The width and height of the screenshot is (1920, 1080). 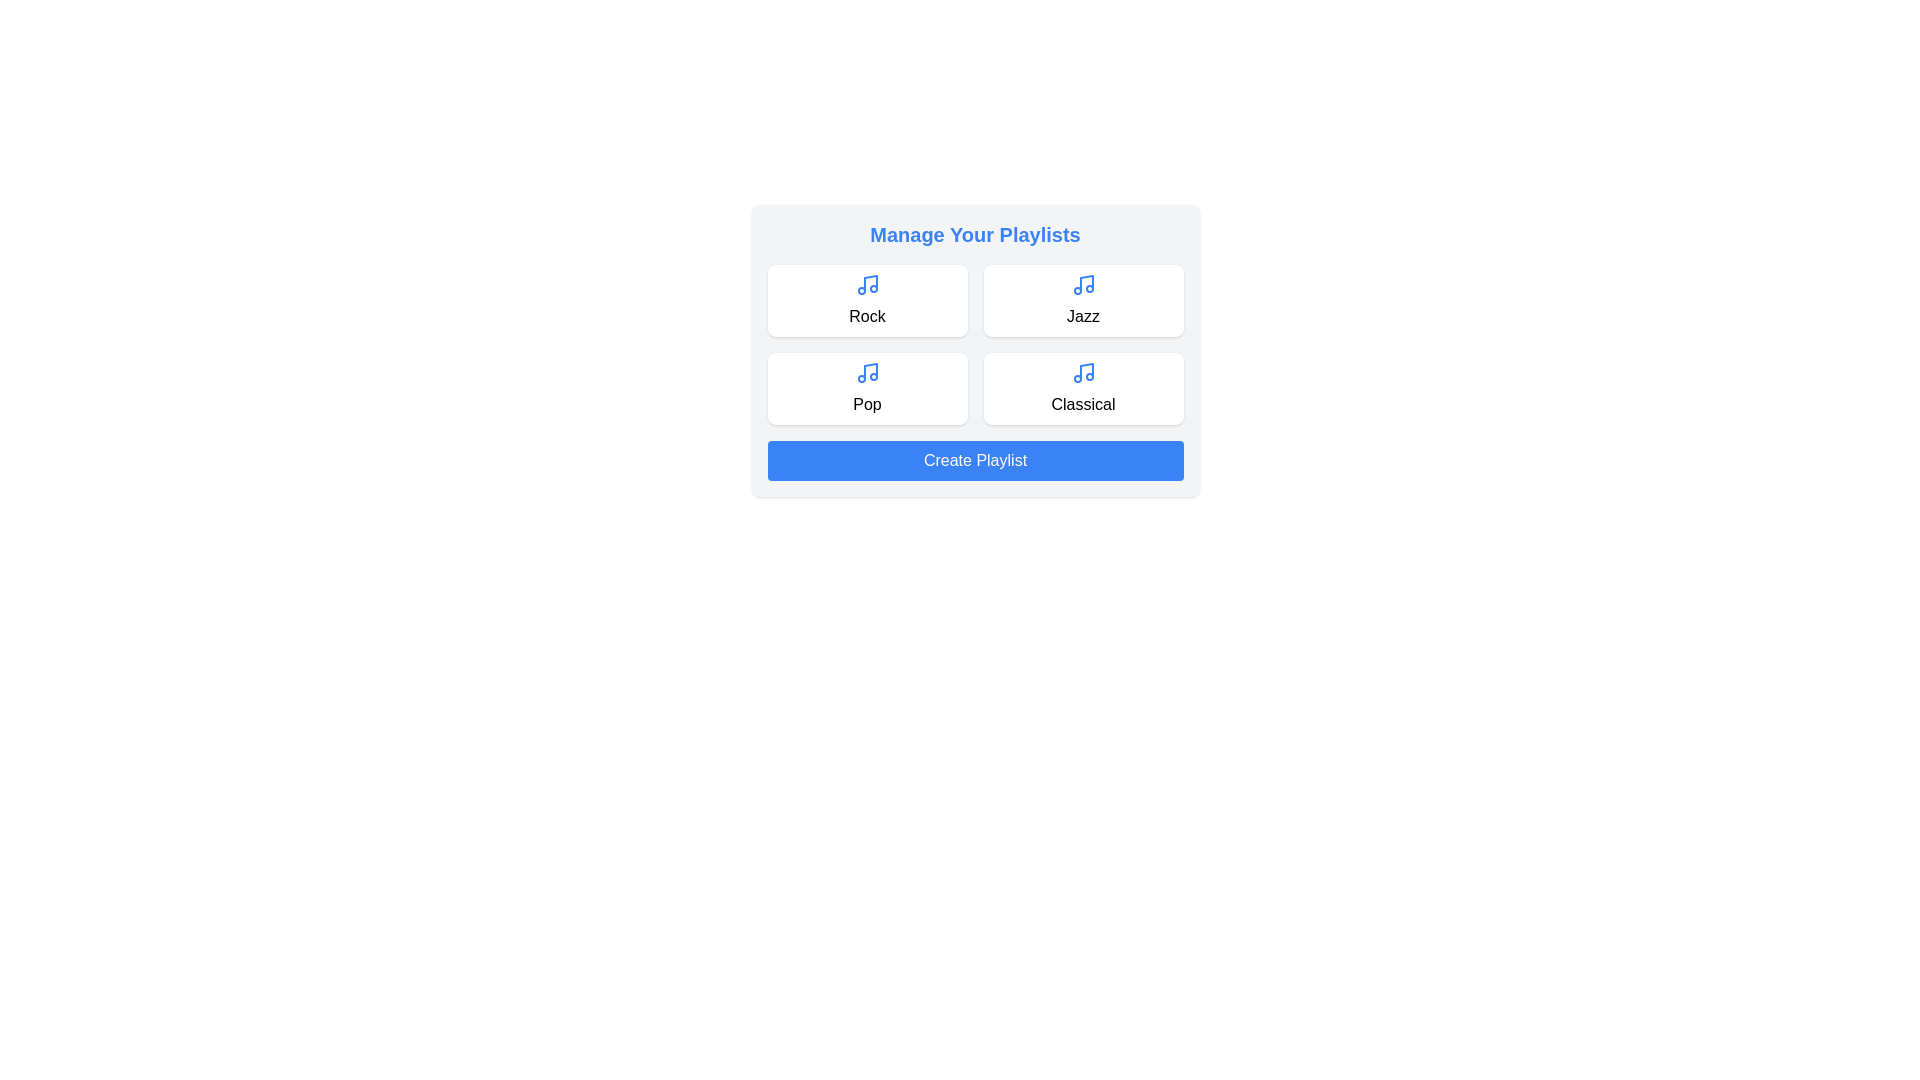 What do you see at coordinates (1082, 389) in the screenshot?
I see `the playlist card labeled Classical` at bounding box center [1082, 389].